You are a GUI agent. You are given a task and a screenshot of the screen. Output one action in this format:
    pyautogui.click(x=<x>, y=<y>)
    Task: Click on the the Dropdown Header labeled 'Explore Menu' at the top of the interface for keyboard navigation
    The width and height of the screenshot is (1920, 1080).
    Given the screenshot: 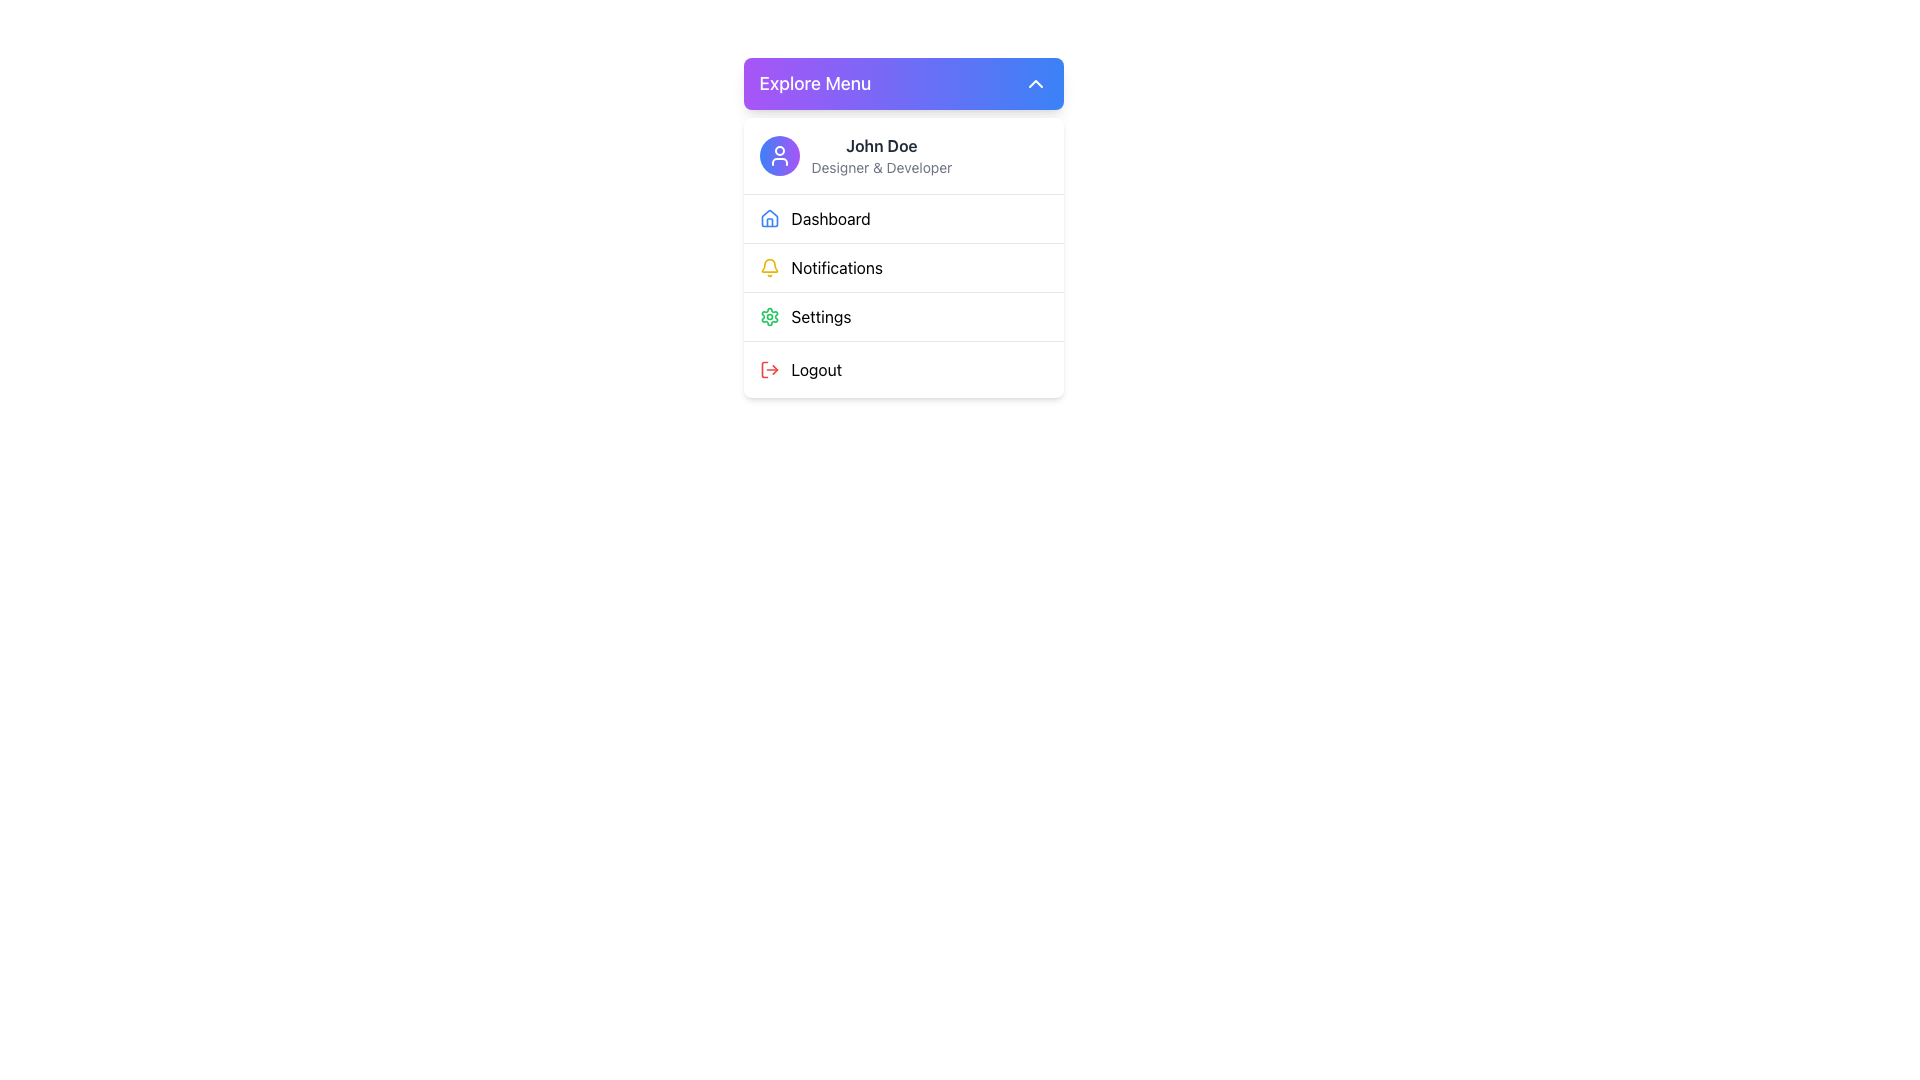 What is the action you would take?
    pyautogui.click(x=902, y=83)
    